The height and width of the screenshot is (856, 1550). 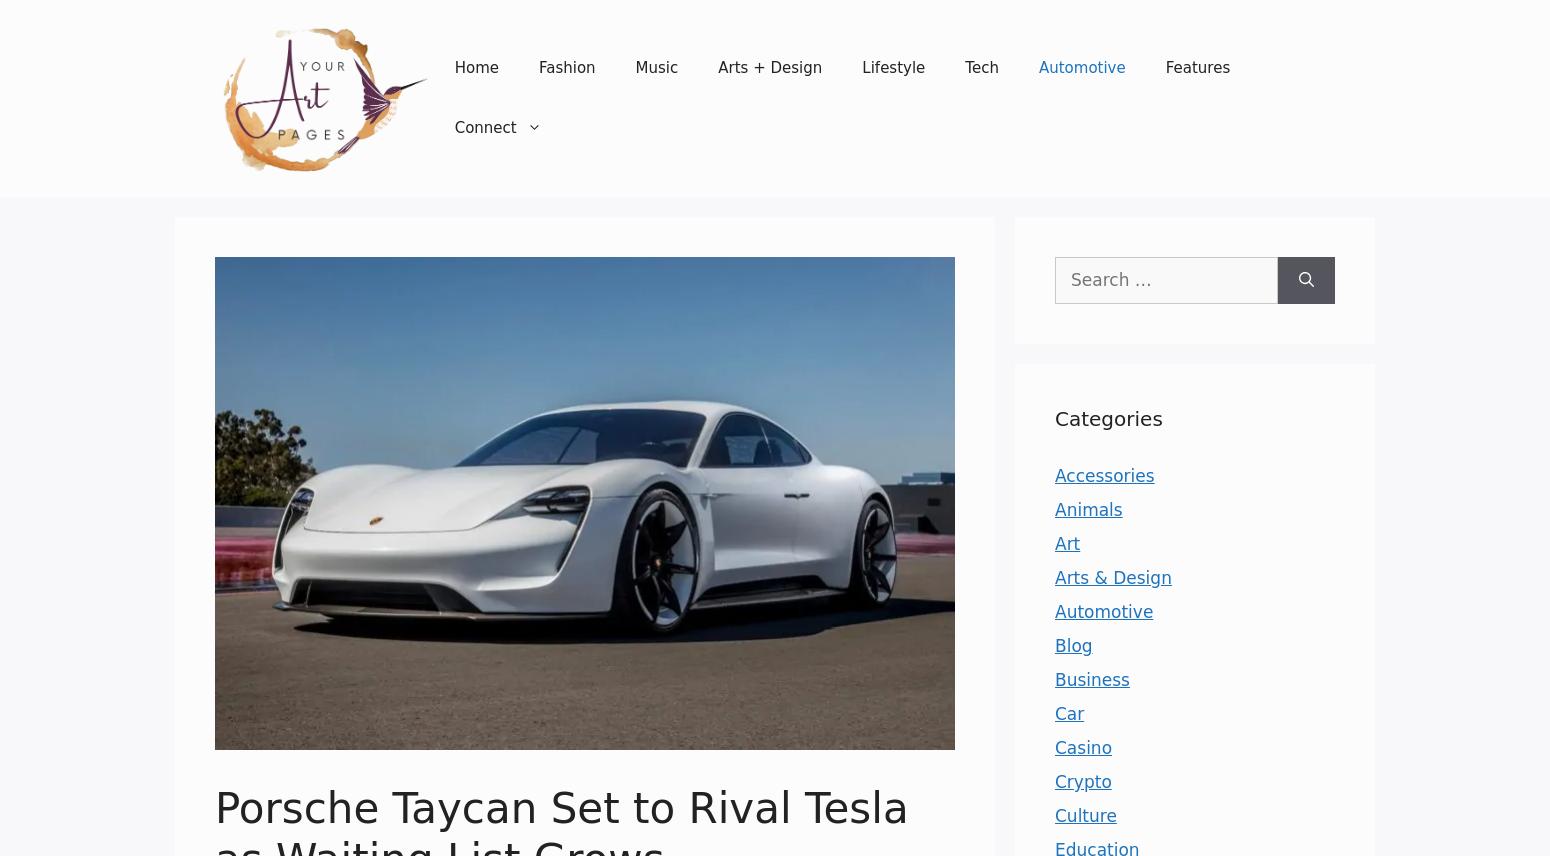 I want to click on 'Connect', so click(x=483, y=126).